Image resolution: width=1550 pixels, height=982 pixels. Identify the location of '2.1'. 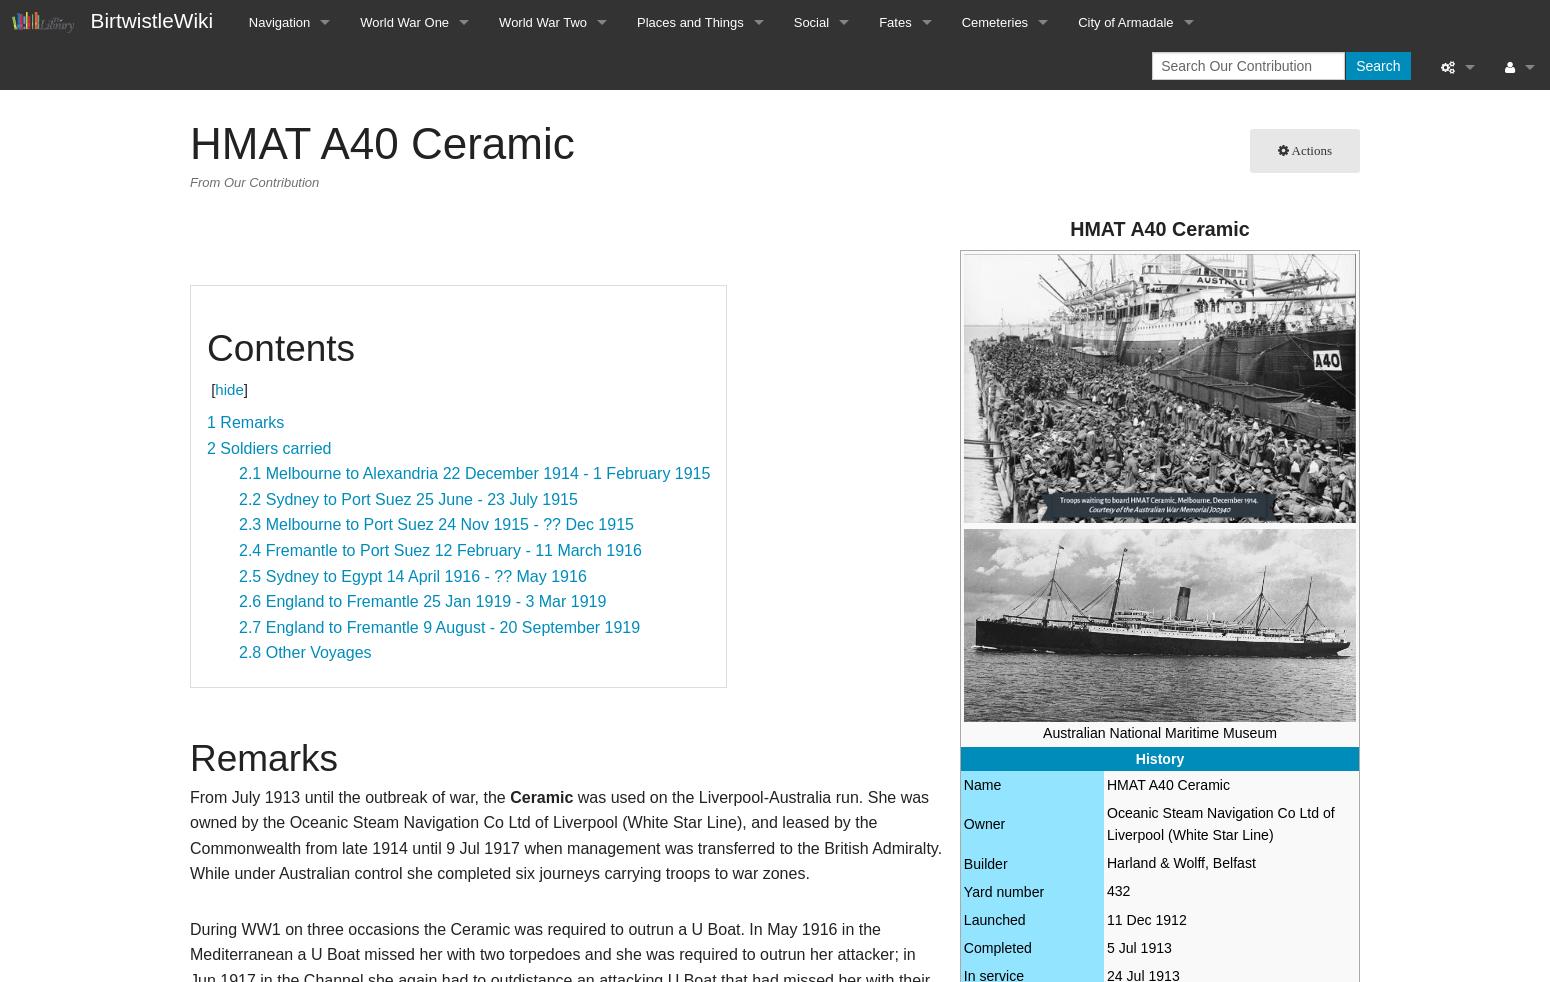
(250, 473).